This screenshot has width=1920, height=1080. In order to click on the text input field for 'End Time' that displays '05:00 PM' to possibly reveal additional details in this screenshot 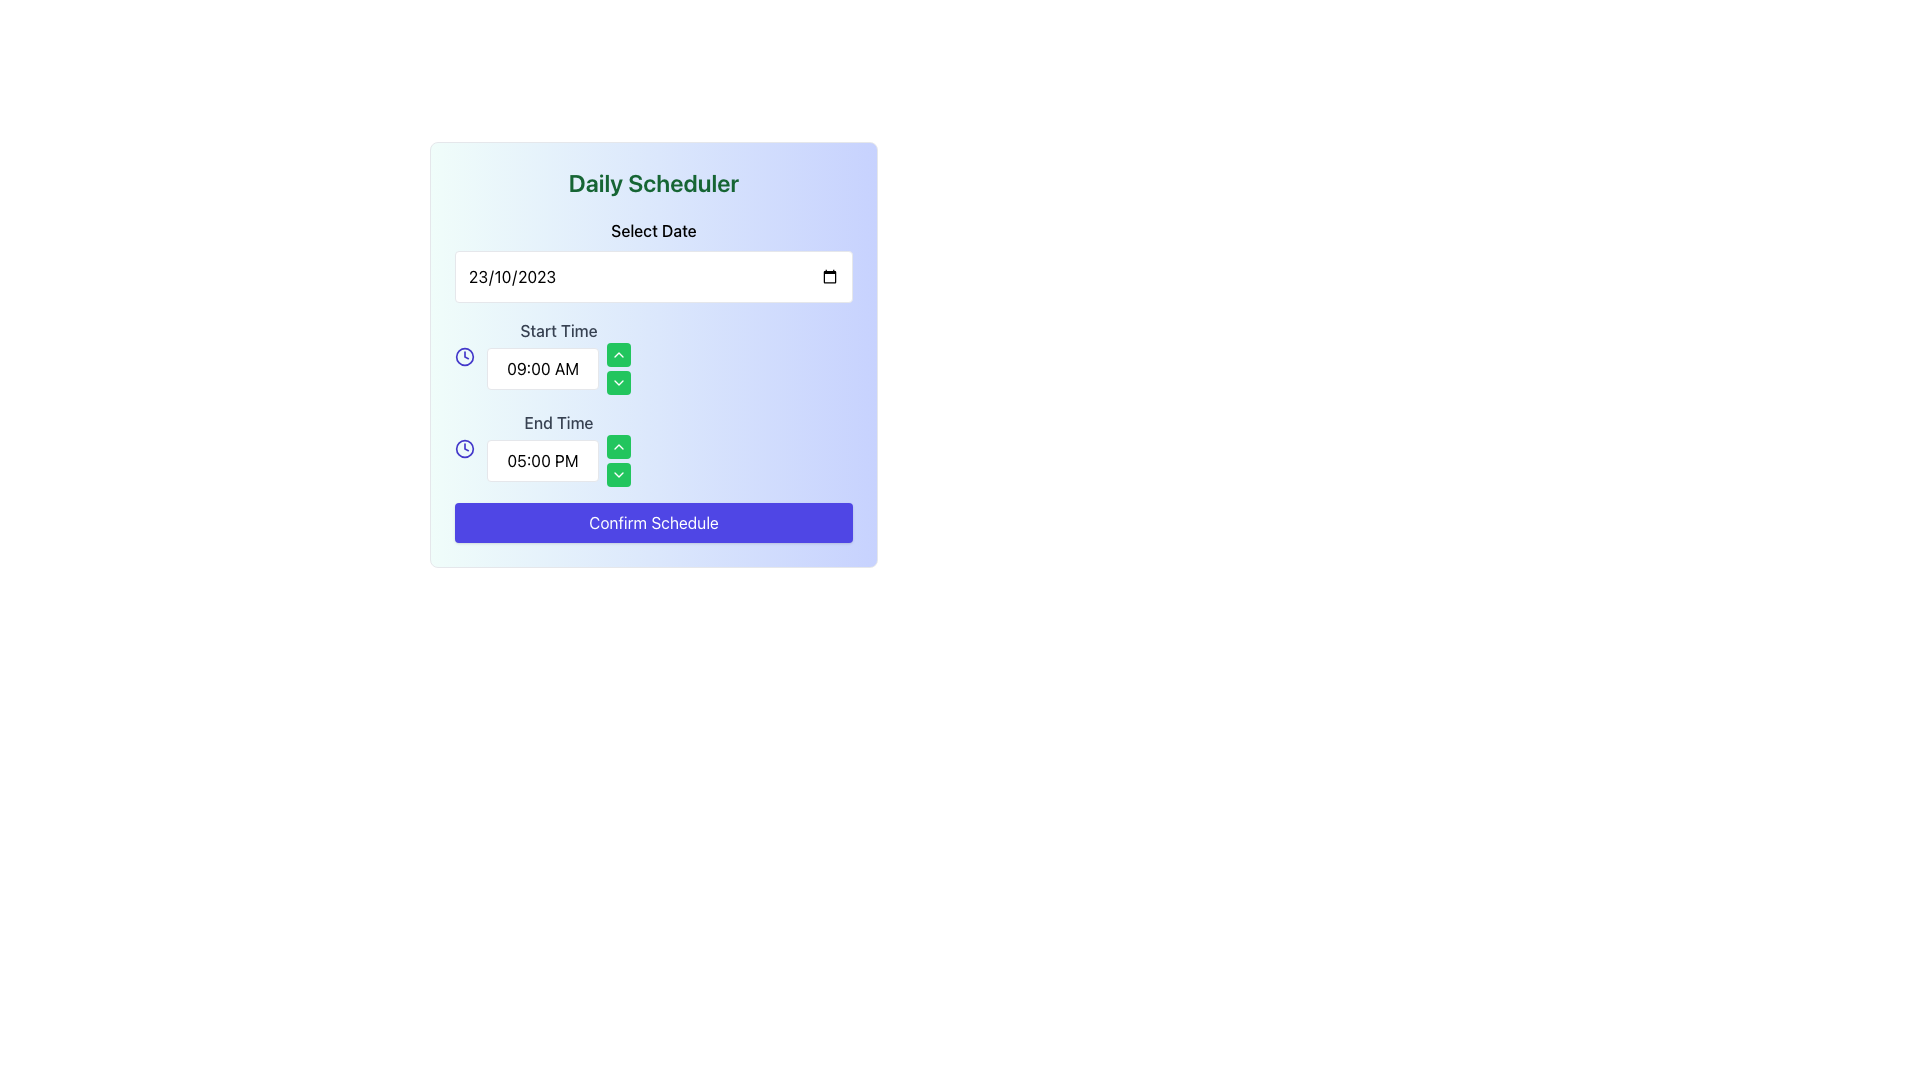, I will do `click(558, 461)`.